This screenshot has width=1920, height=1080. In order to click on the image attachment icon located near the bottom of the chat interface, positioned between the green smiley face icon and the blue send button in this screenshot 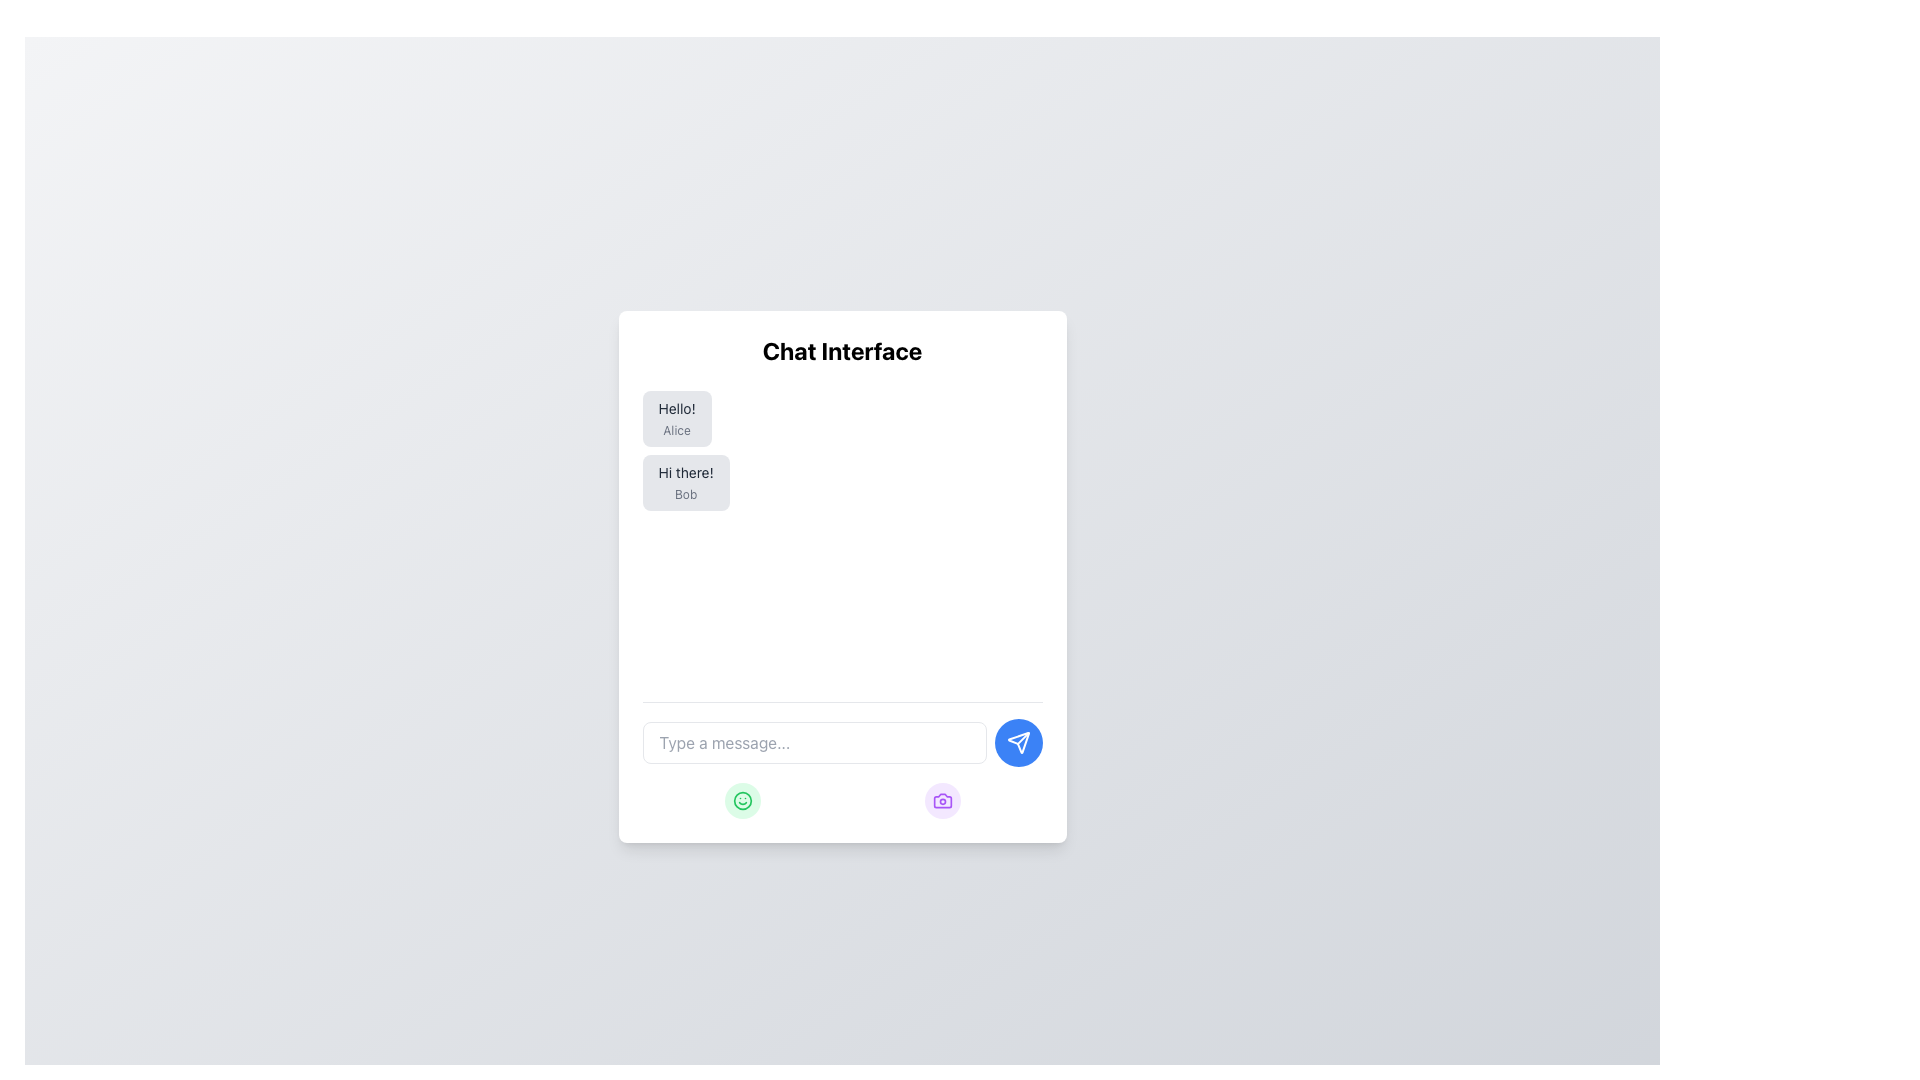, I will do `click(941, 800)`.